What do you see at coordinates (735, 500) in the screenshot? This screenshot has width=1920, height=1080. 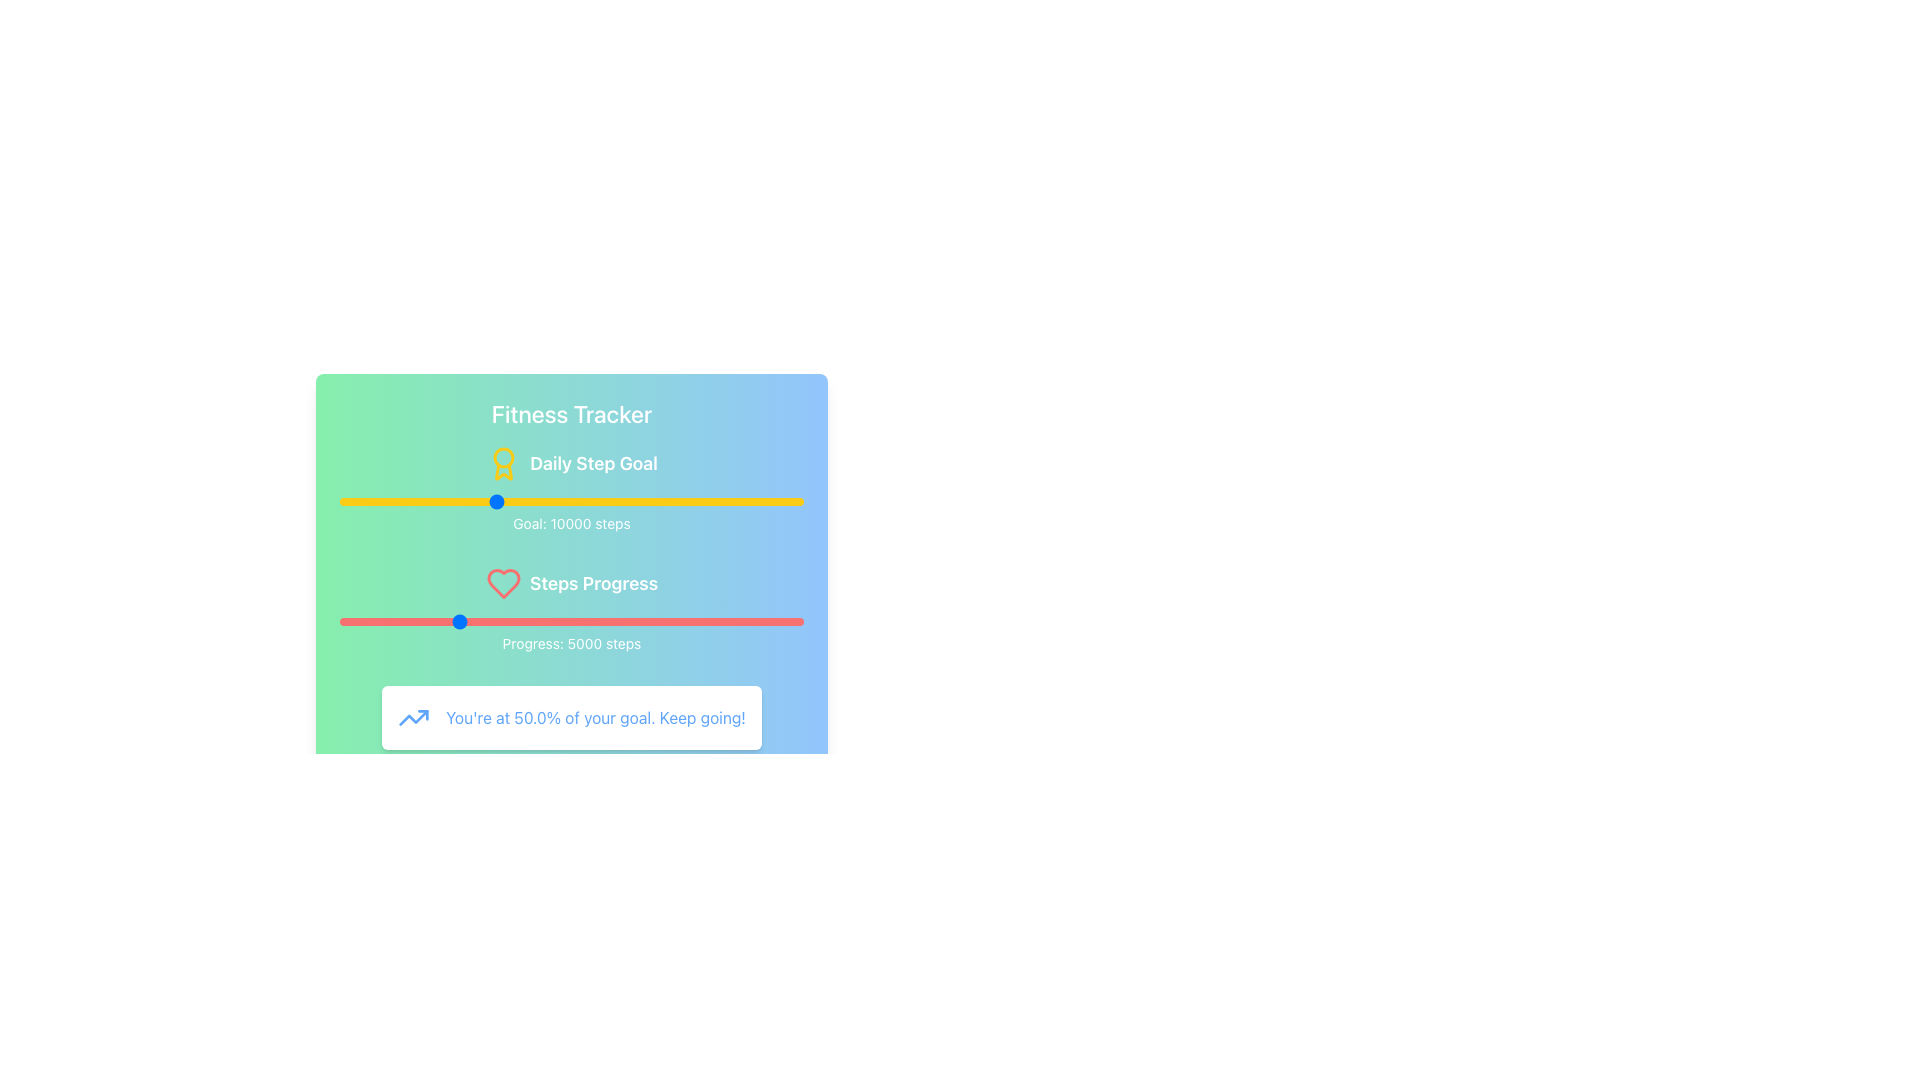 I see `the daily step goal` at bounding box center [735, 500].